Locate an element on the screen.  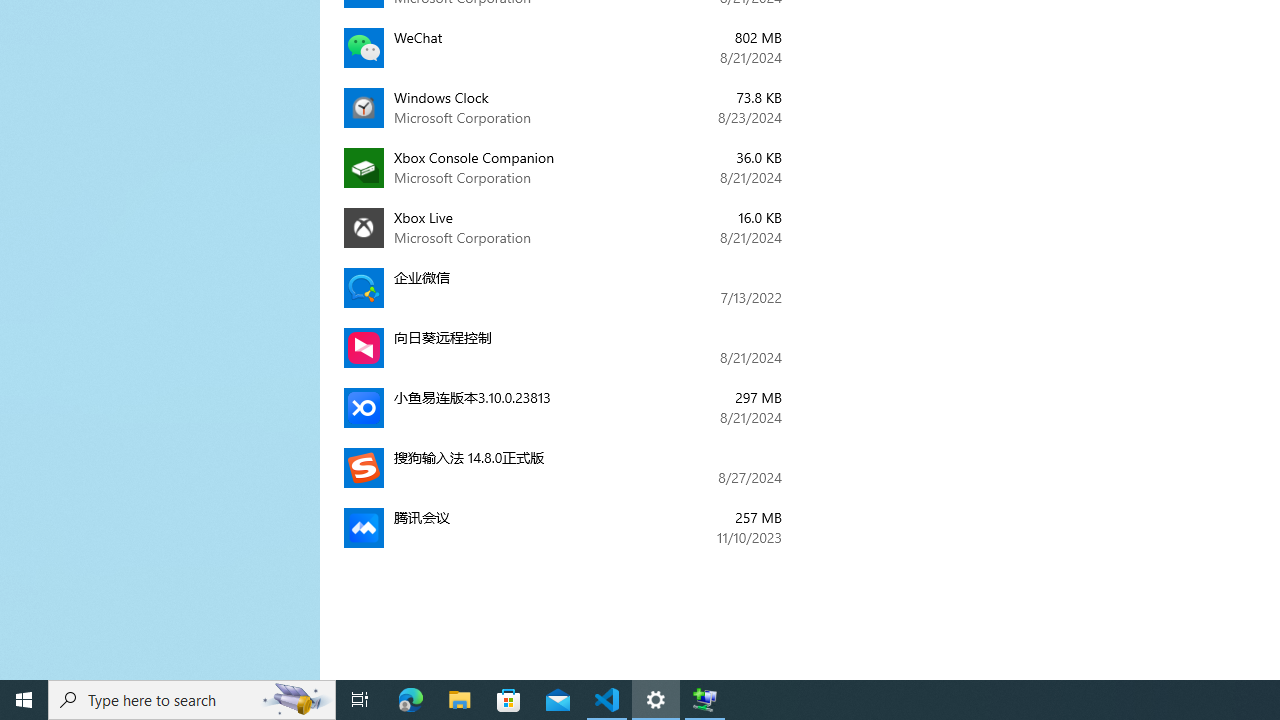
'Type here to search' is located at coordinates (192, 698).